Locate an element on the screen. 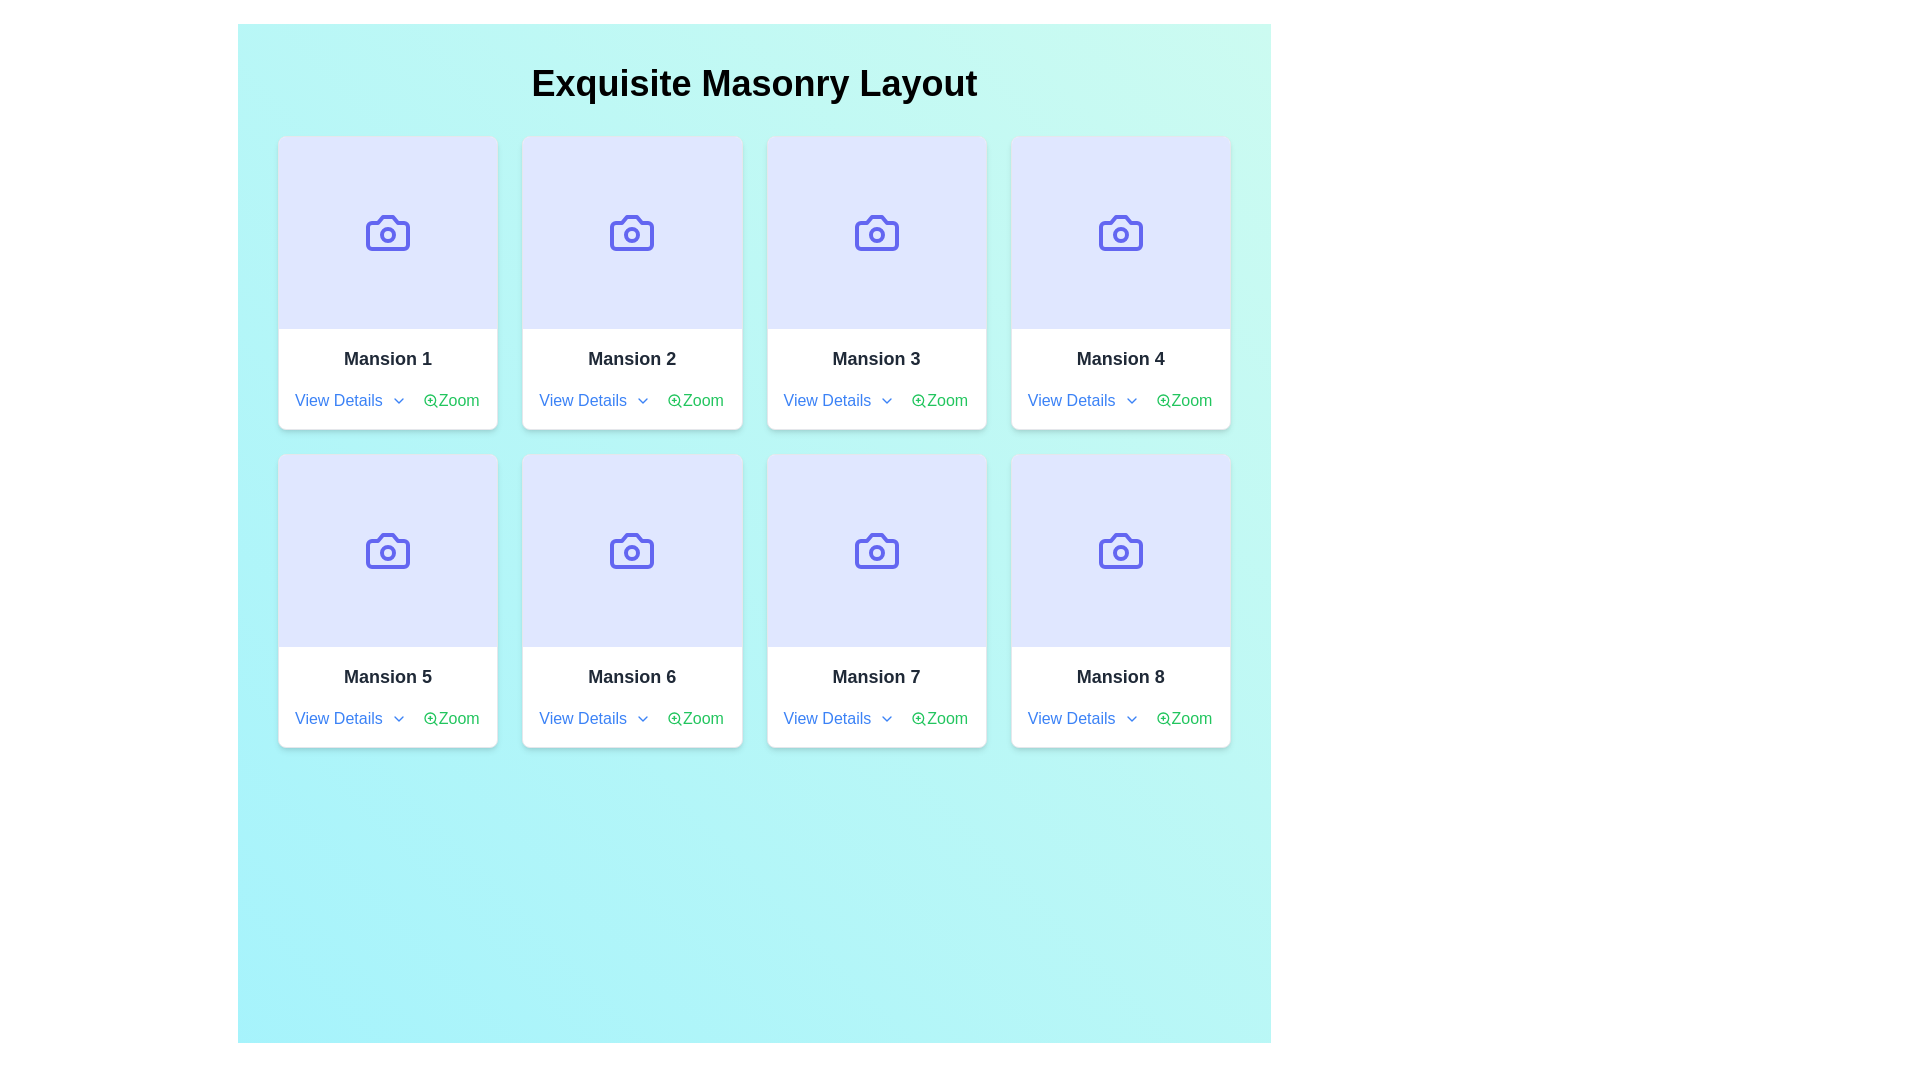 Image resolution: width=1920 pixels, height=1080 pixels. the hyperlink text for 'Mansion 6' is located at coordinates (594, 717).